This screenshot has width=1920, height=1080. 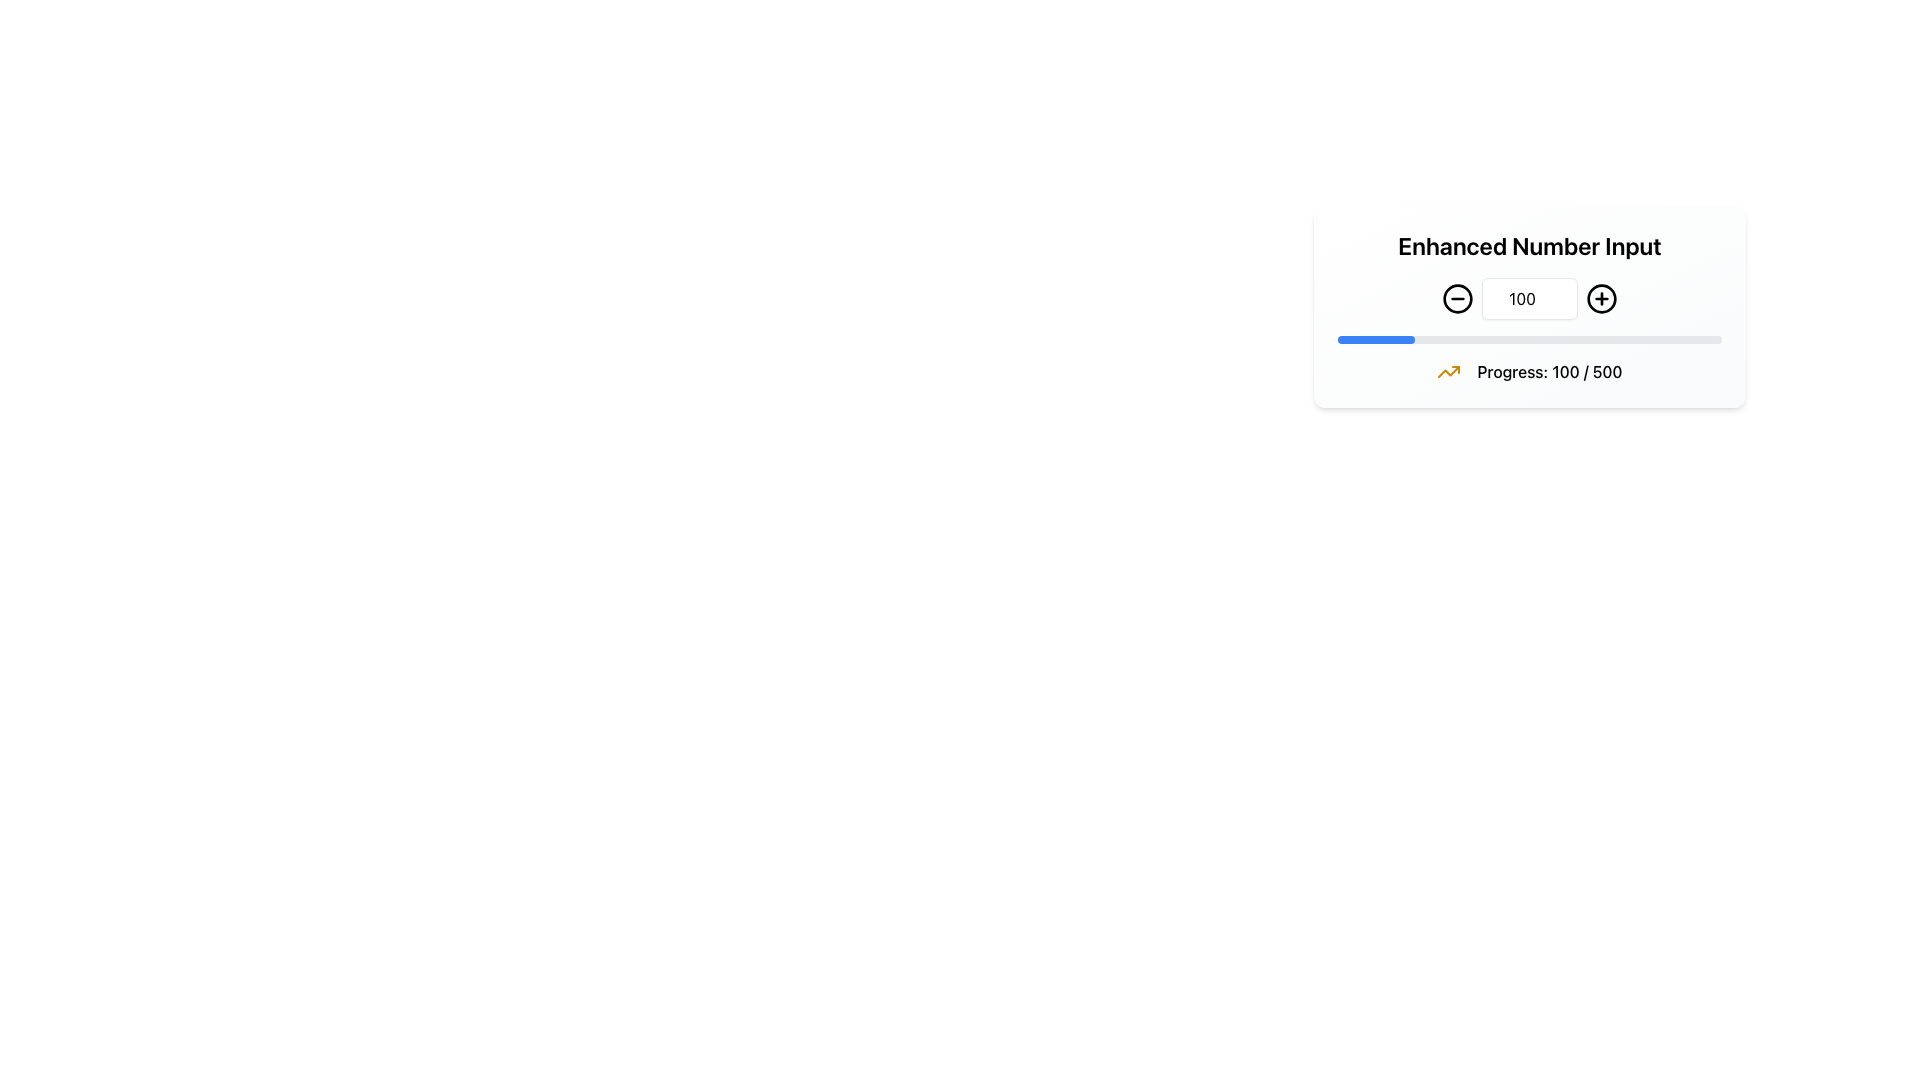 I want to click on progress information displayed in the informational text element, which shows the user's current position (100) relative to a total goal (500), located below the progress bar and to the right of the yellow upward-trending arrow icon, so click(x=1529, y=371).